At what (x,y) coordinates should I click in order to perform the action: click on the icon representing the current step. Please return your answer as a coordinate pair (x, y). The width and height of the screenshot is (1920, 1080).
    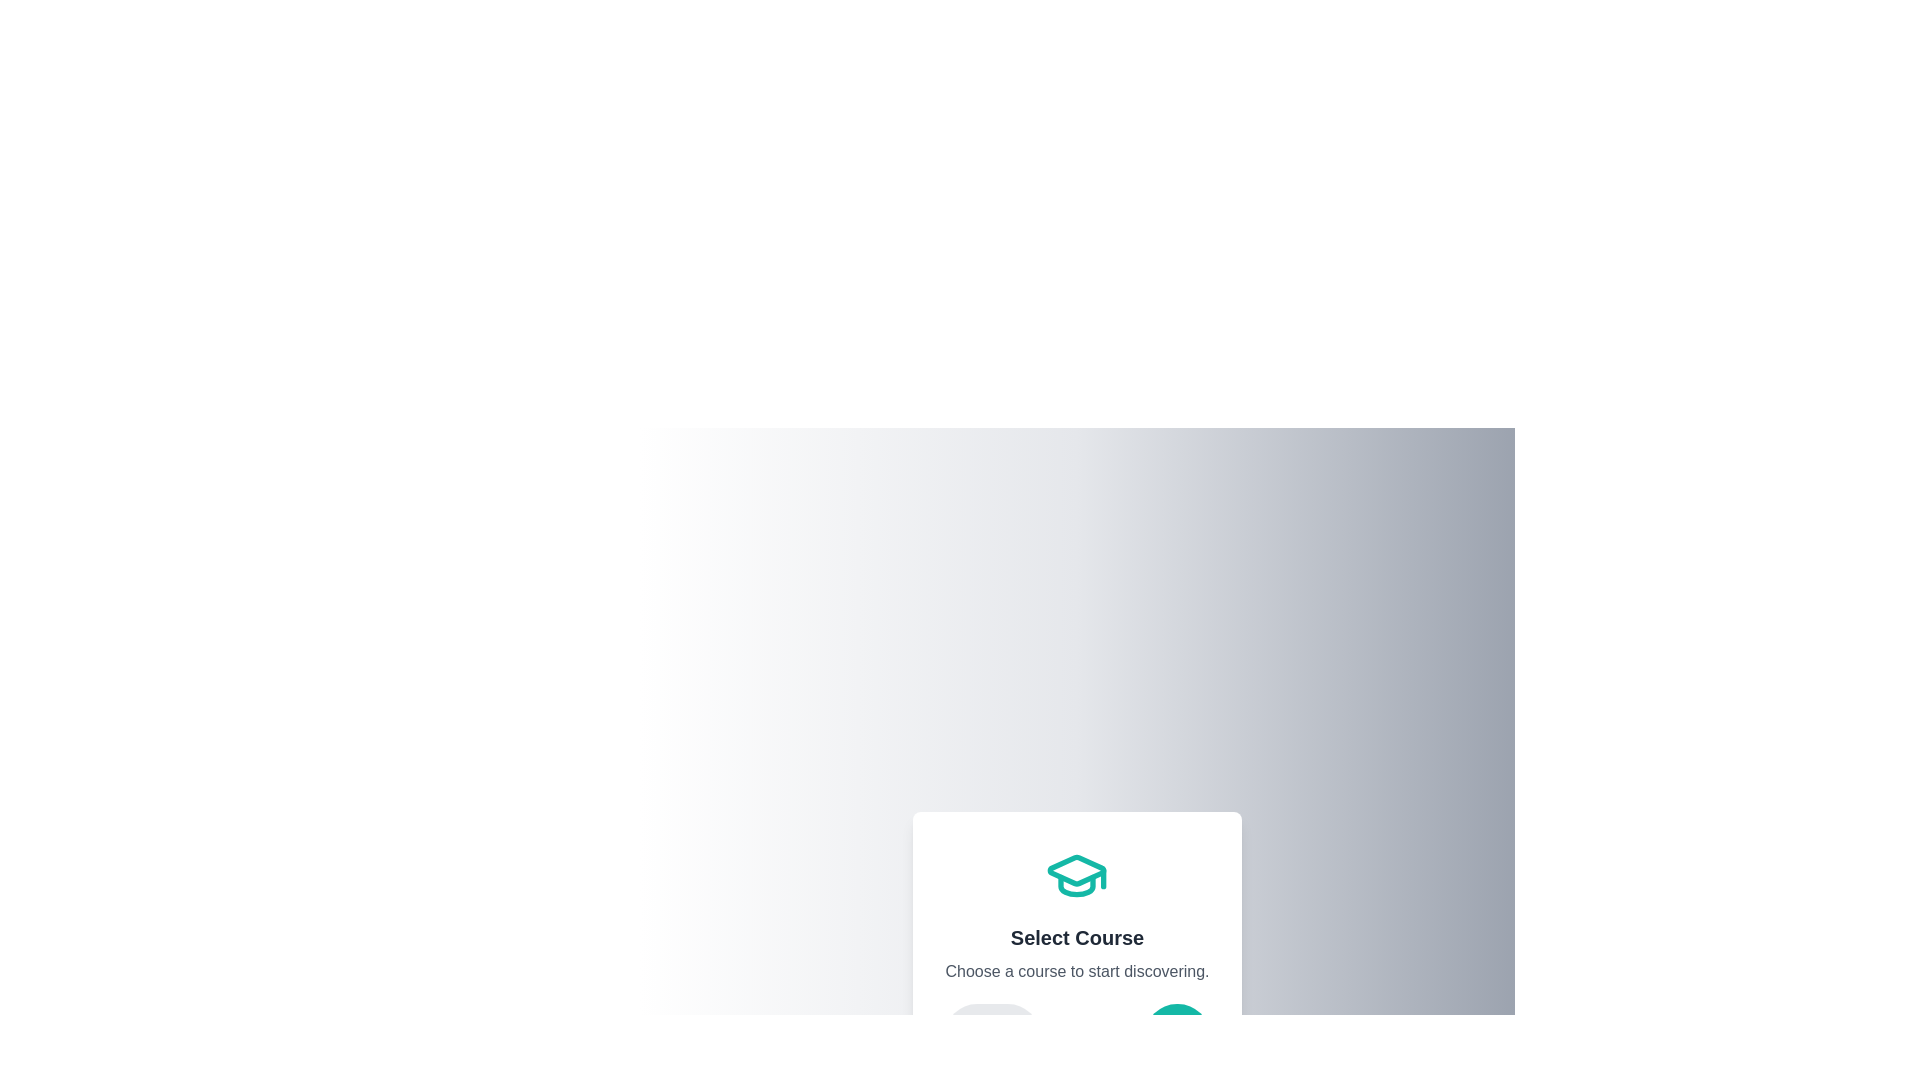
    Looking at the image, I should click on (1076, 874).